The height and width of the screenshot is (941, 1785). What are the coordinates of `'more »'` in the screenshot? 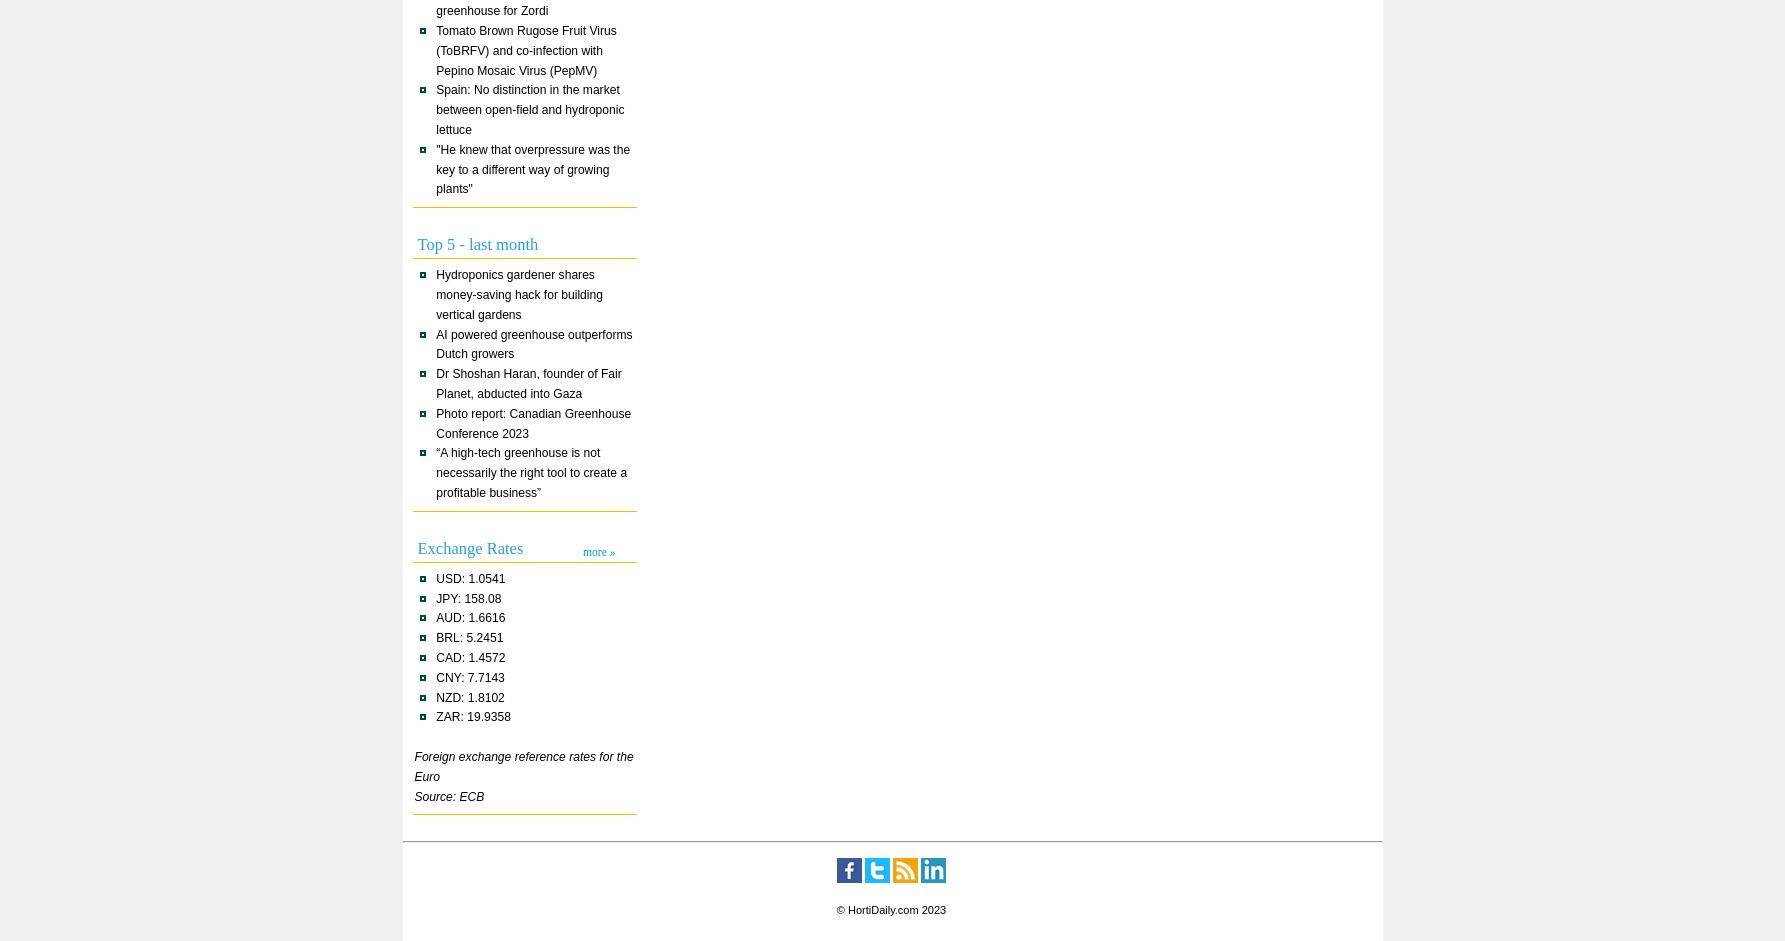 It's located at (599, 550).